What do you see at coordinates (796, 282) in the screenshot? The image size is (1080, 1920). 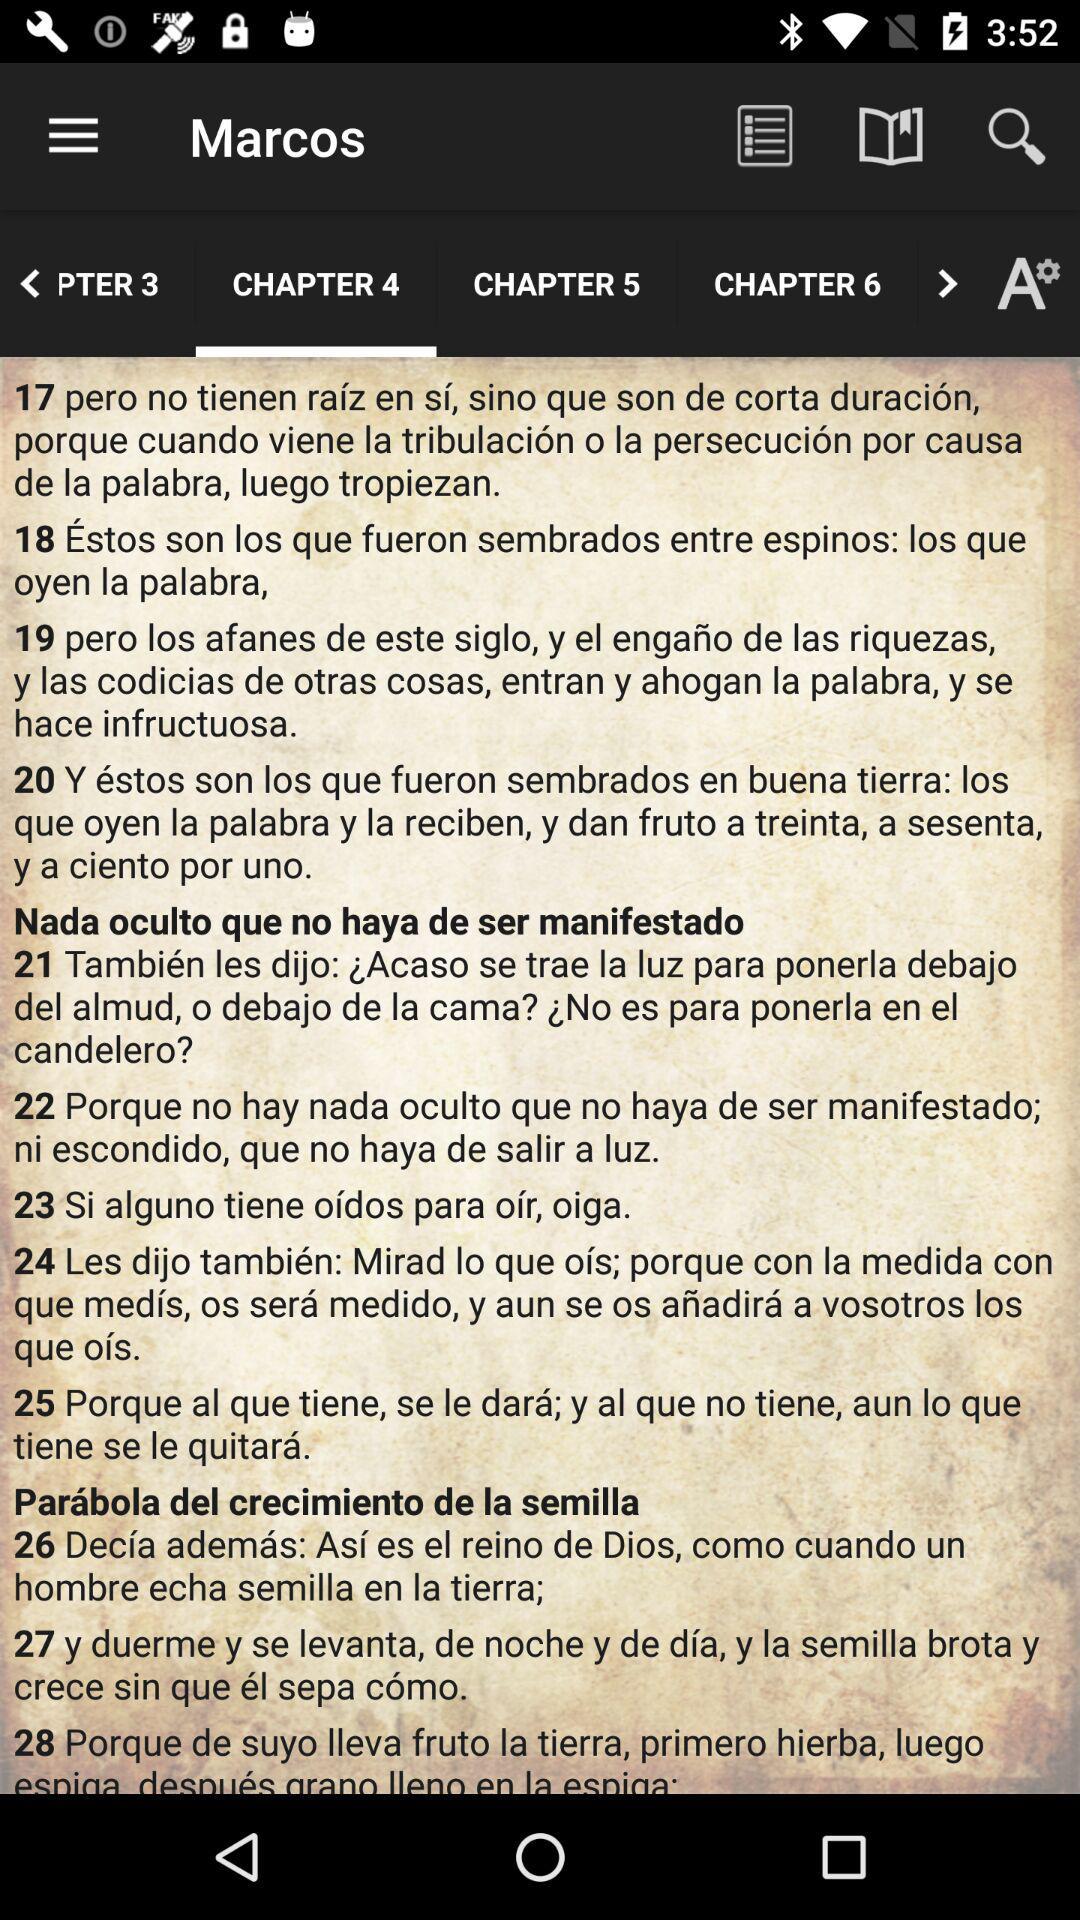 I see `chapter 6 at the top` at bounding box center [796, 282].